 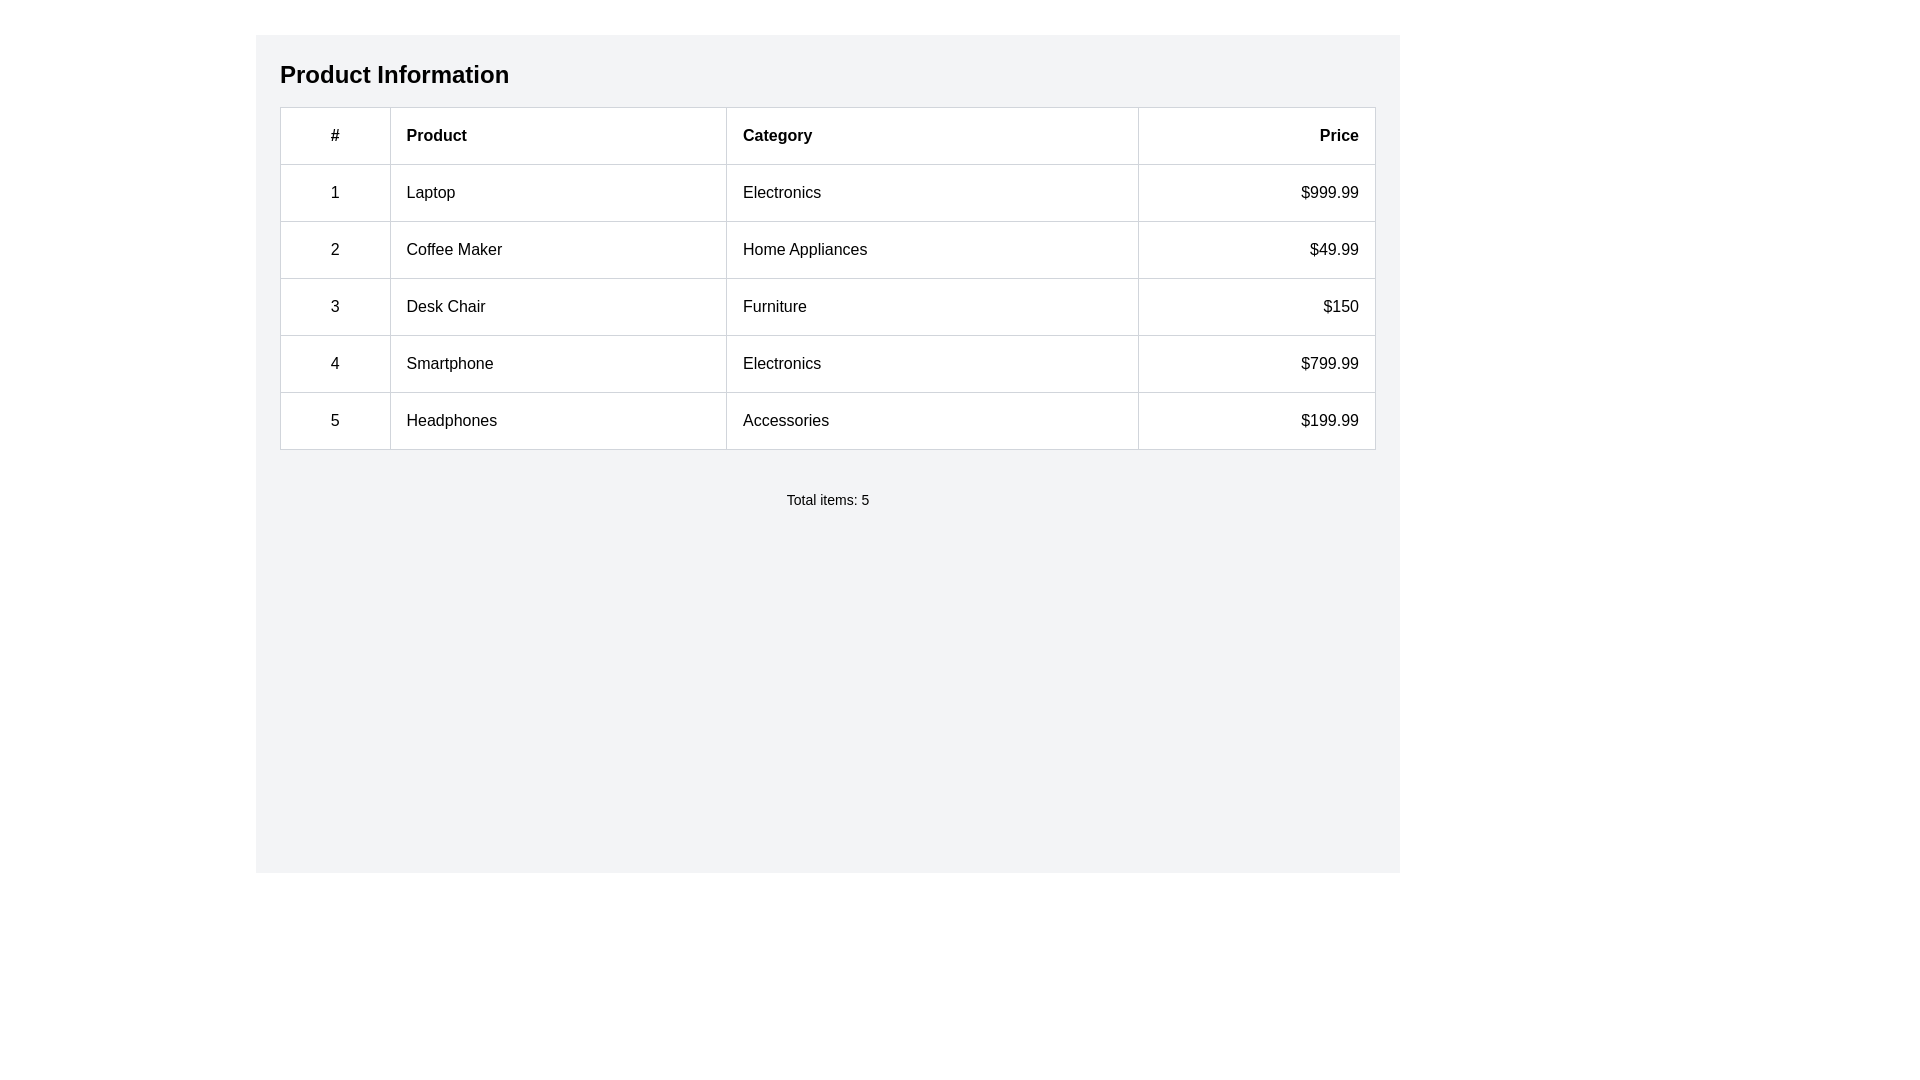 I want to click on the numbered item labeled '3' in the first column and third row of the table, which is styled with a gray border and centered alignment, so click(x=335, y=307).